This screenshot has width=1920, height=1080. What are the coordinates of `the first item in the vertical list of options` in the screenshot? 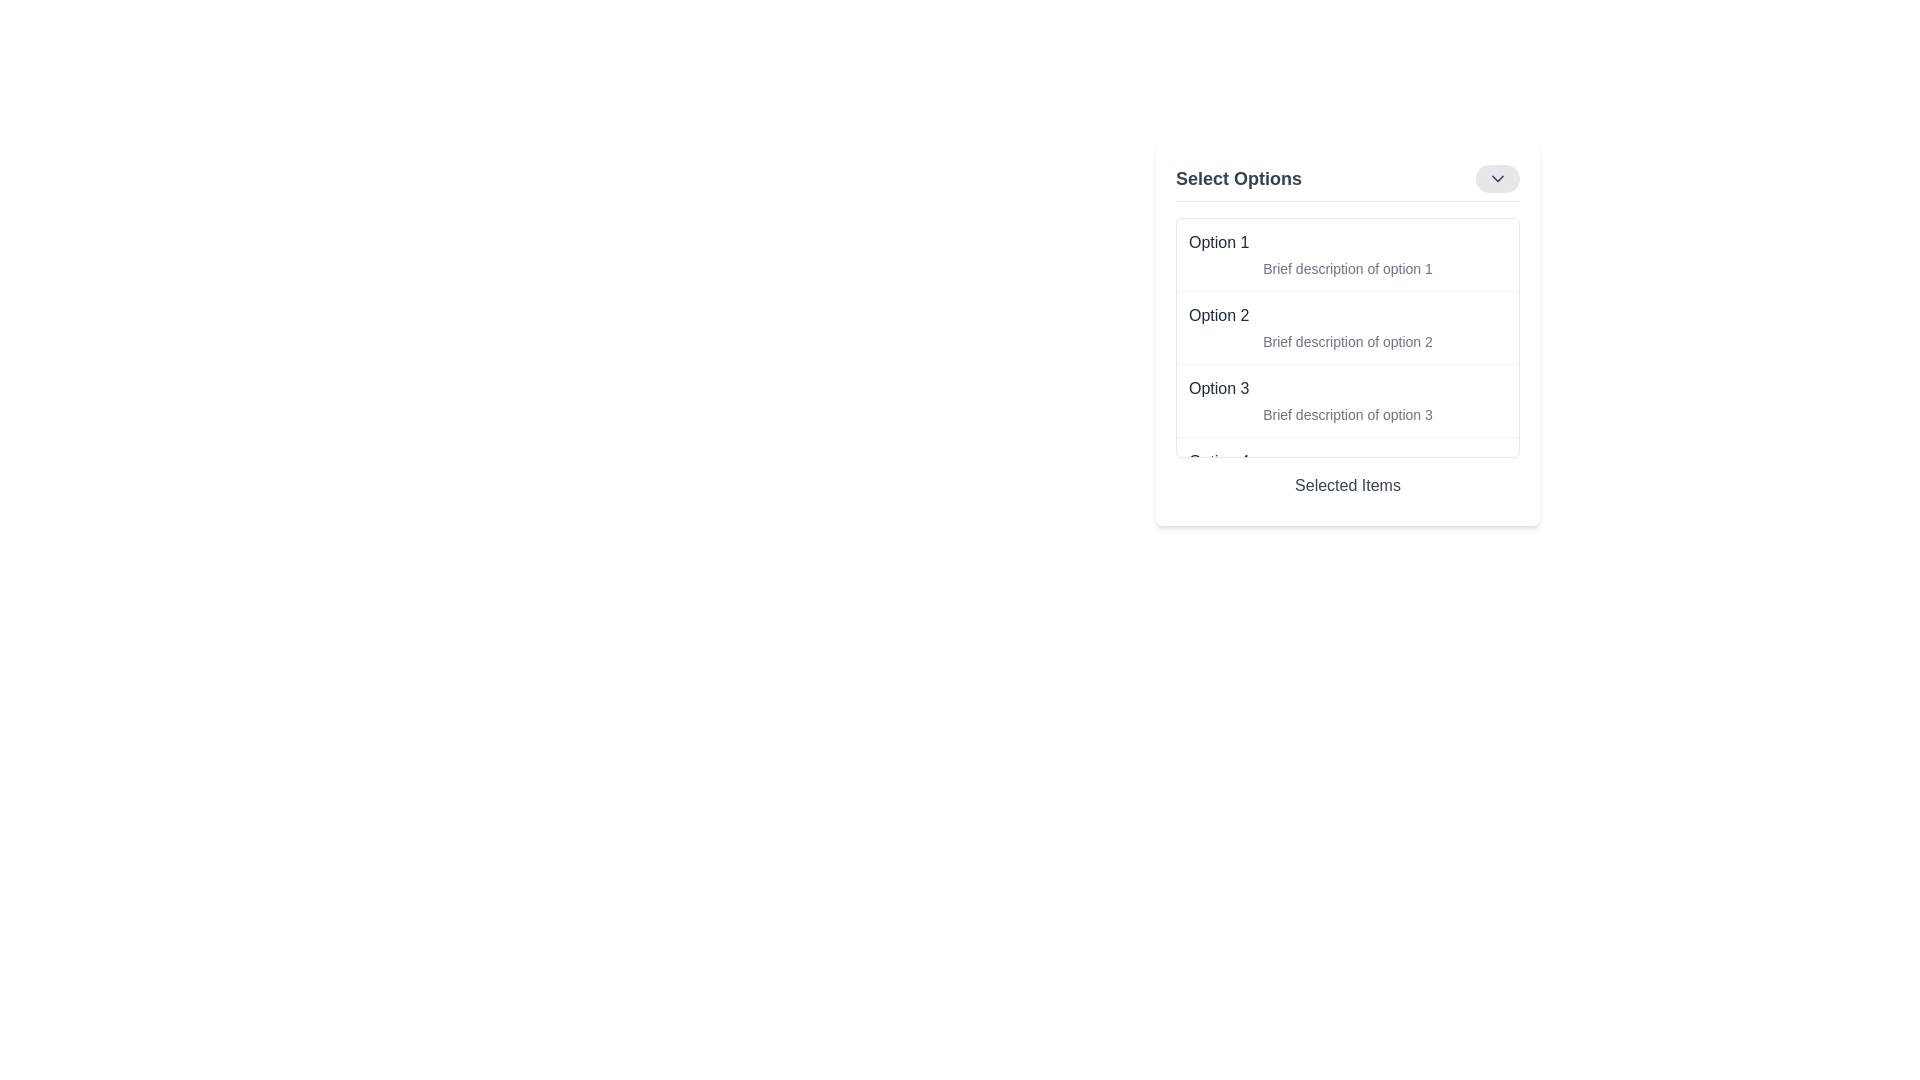 It's located at (1348, 253).